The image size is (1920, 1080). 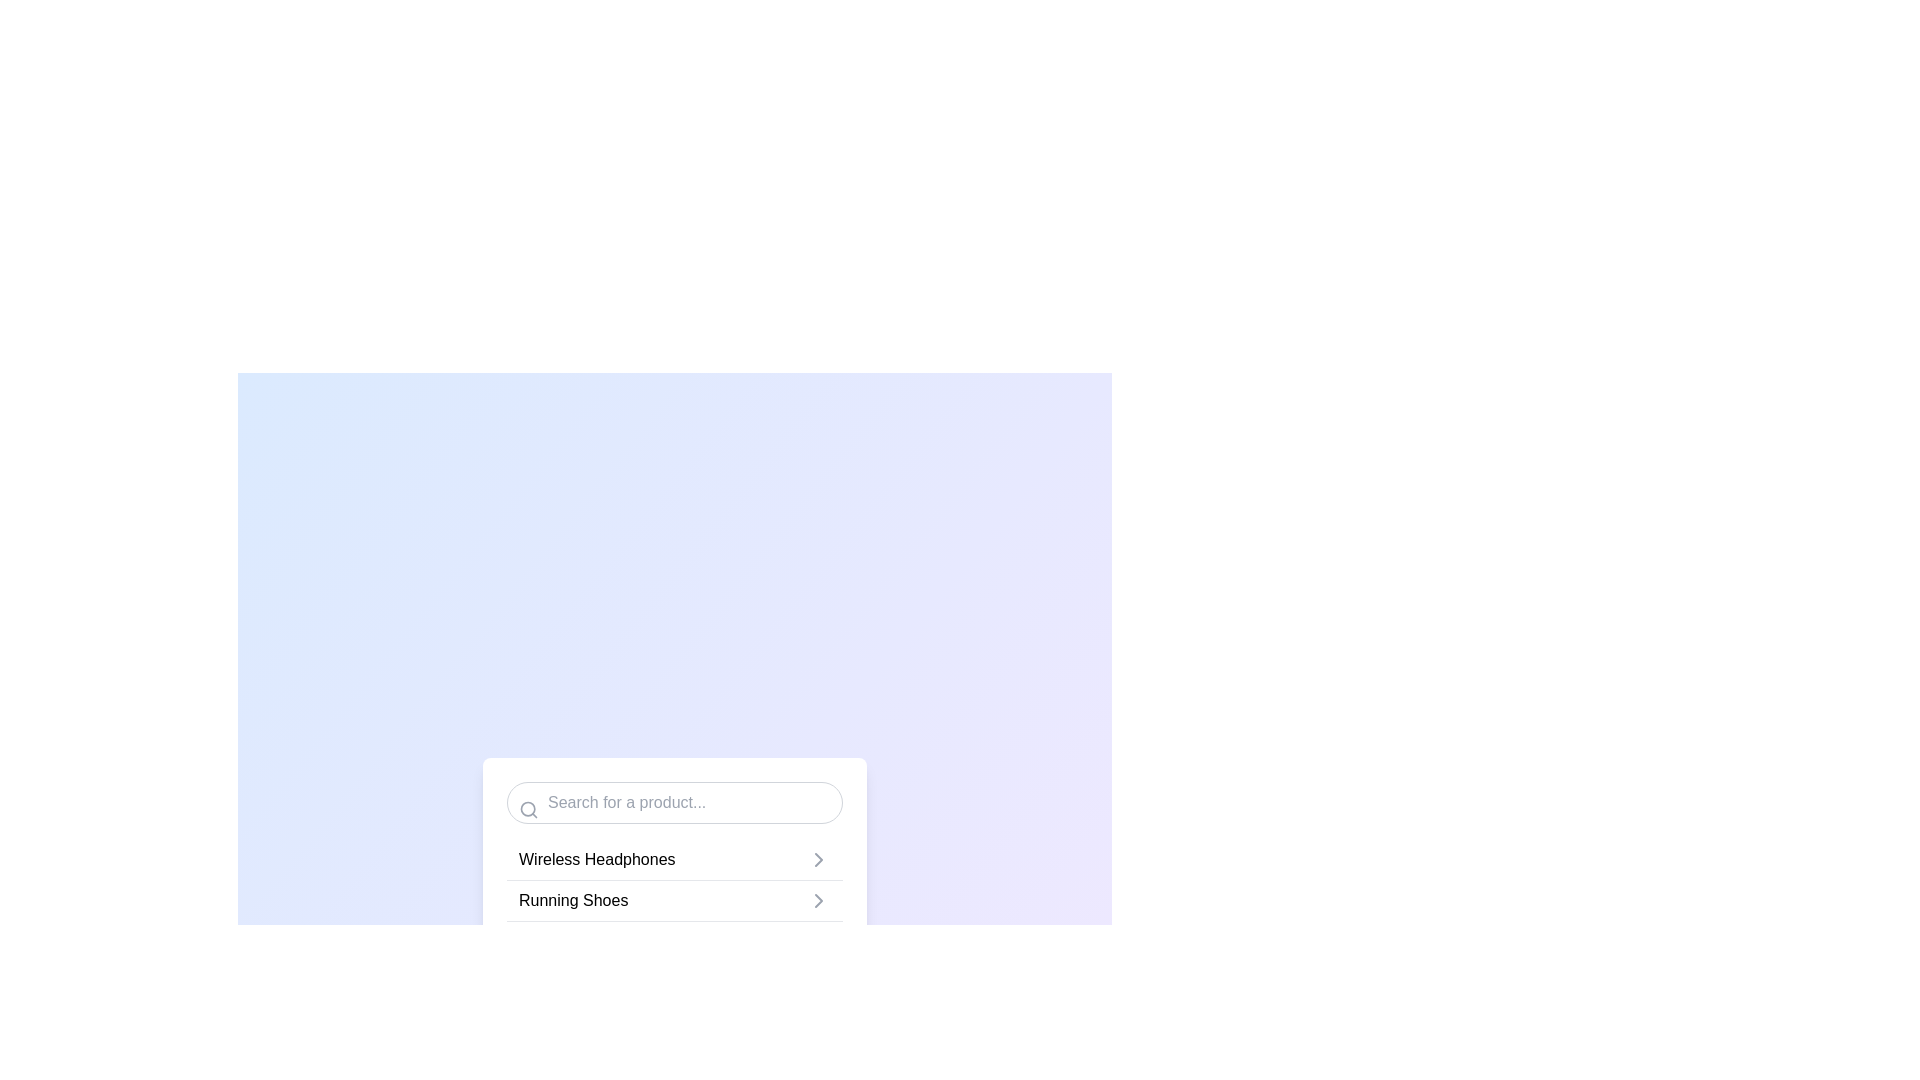 I want to click on the second list item representing the 'Running Shoes' category, so click(x=675, y=898).